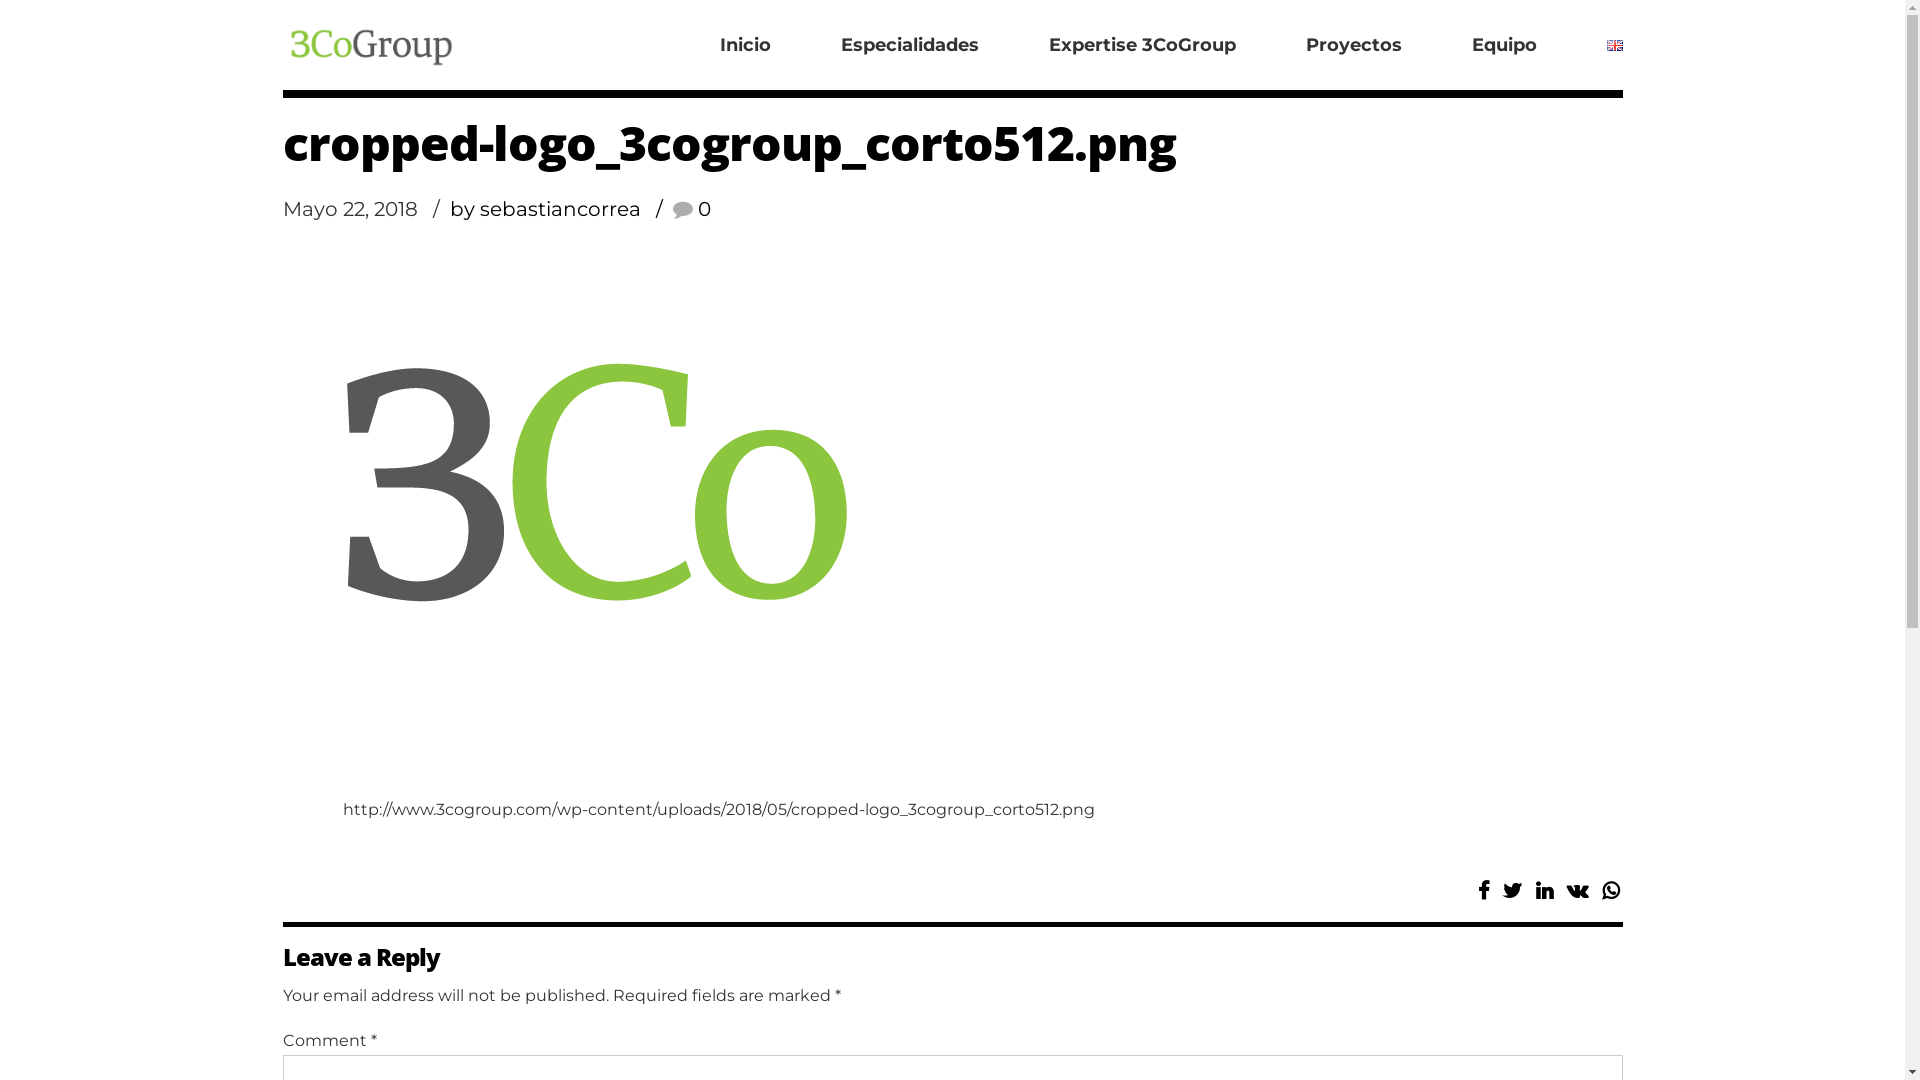  What do you see at coordinates (907, 45) in the screenshot?
I see `'Especialidades'` at bounding box center [907, 45].